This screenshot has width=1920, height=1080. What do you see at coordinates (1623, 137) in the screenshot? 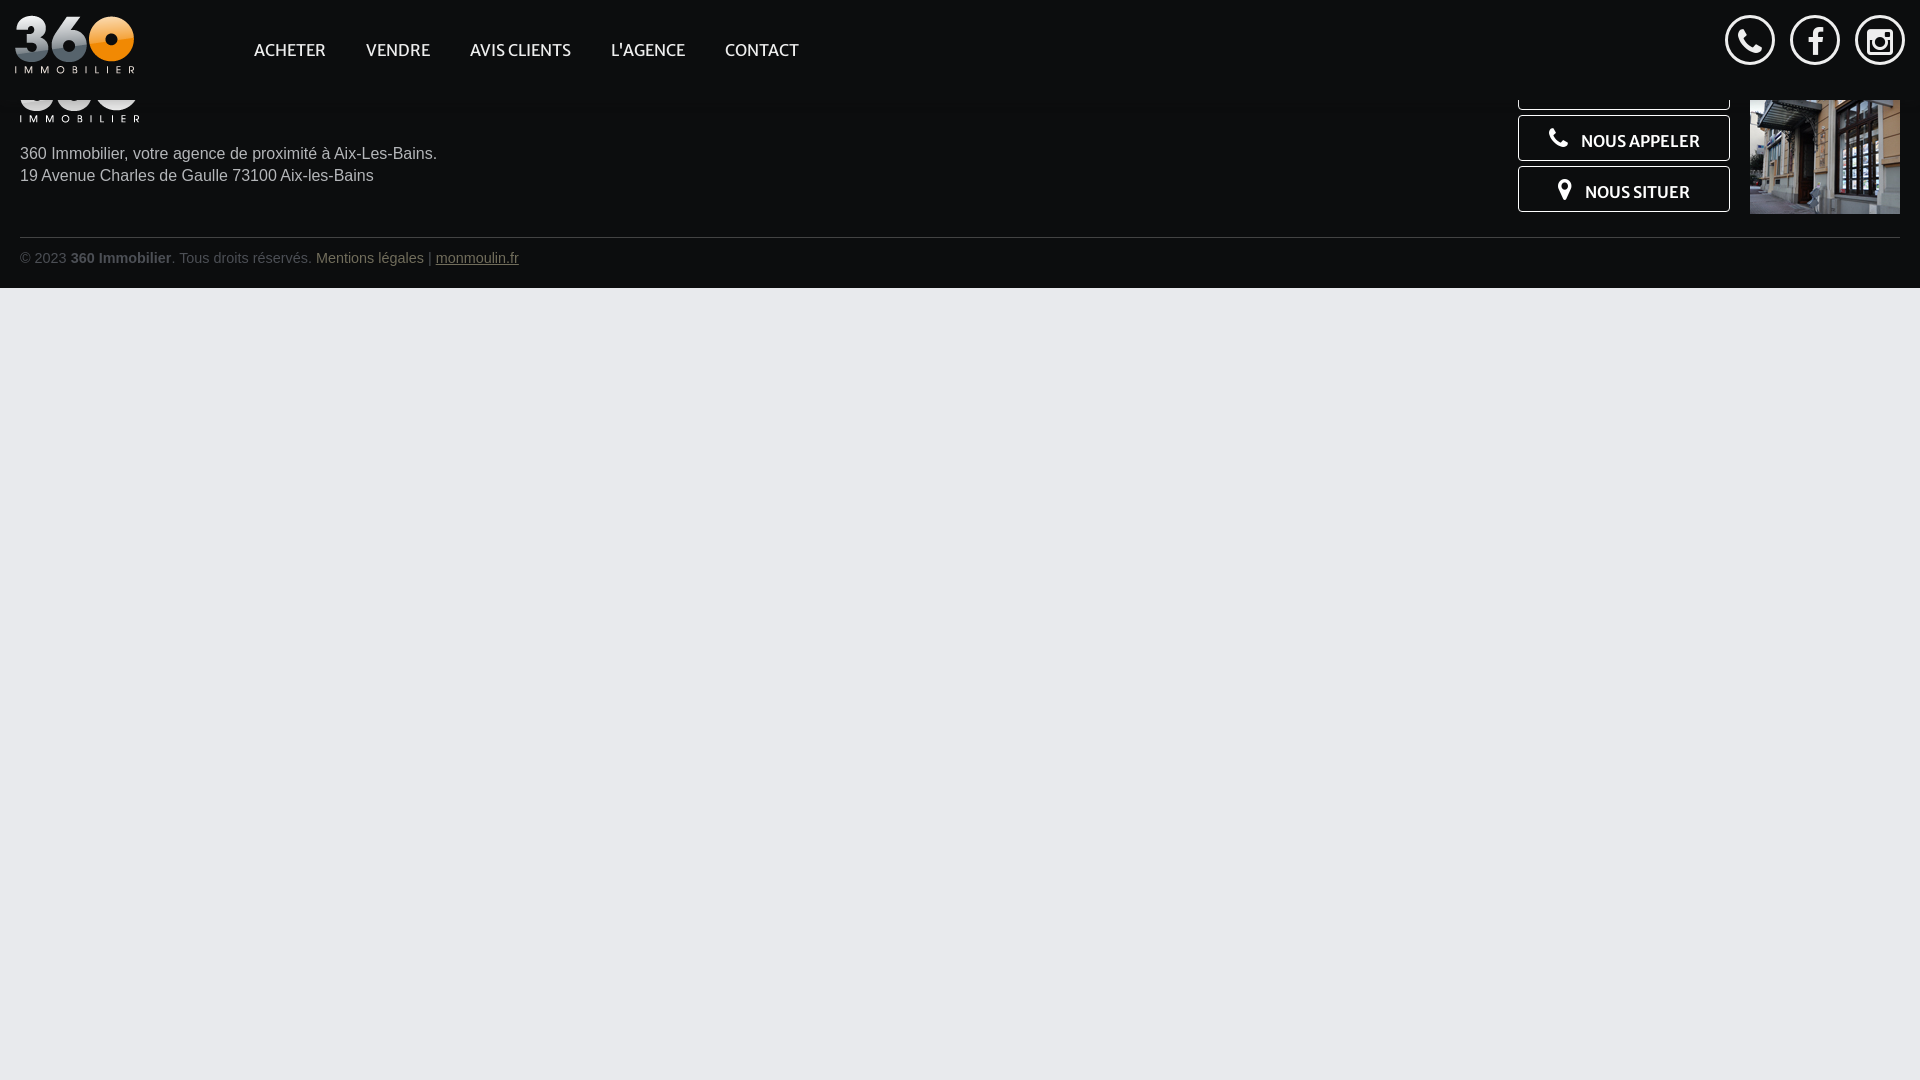
I see `'NOUS APPELER'` at bounding box center [1623, 137].